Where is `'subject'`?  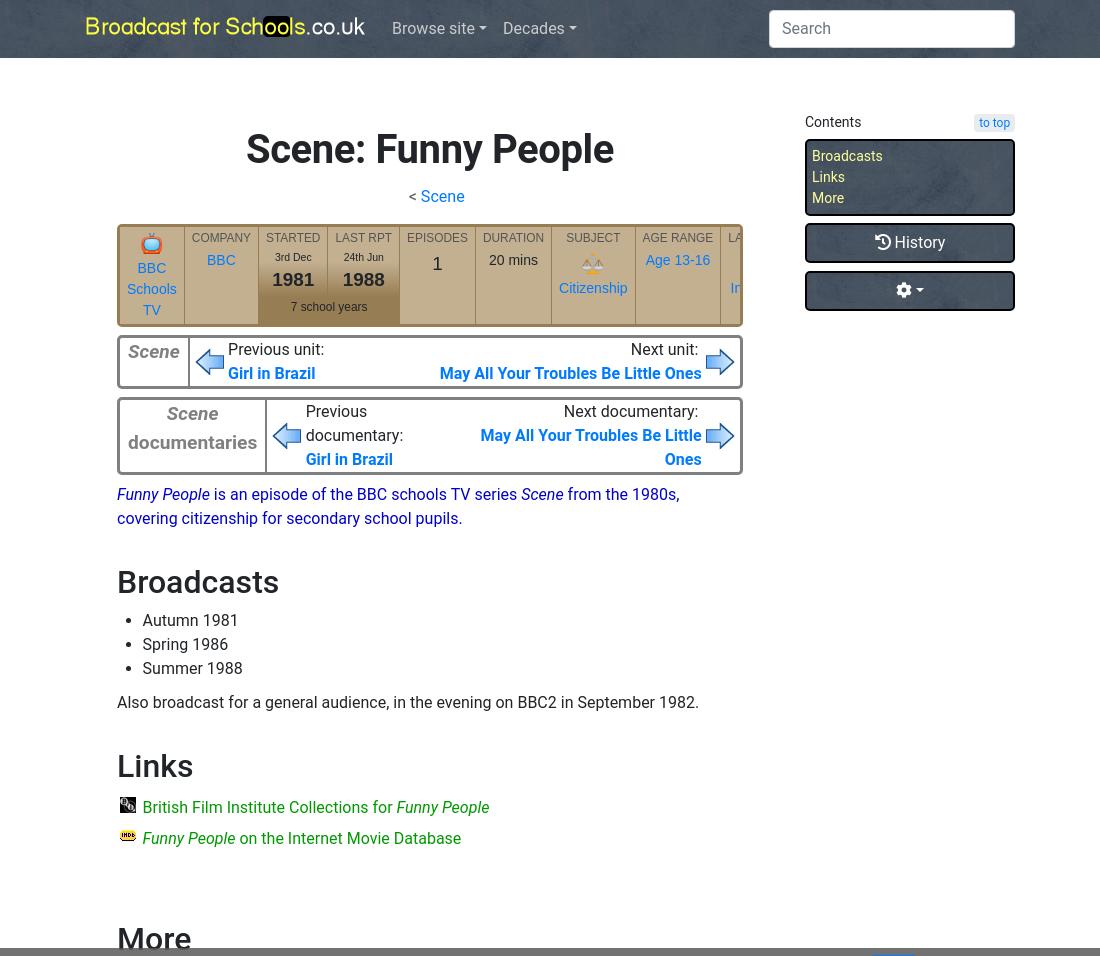
'subject' is located at coordinates (592, 236).